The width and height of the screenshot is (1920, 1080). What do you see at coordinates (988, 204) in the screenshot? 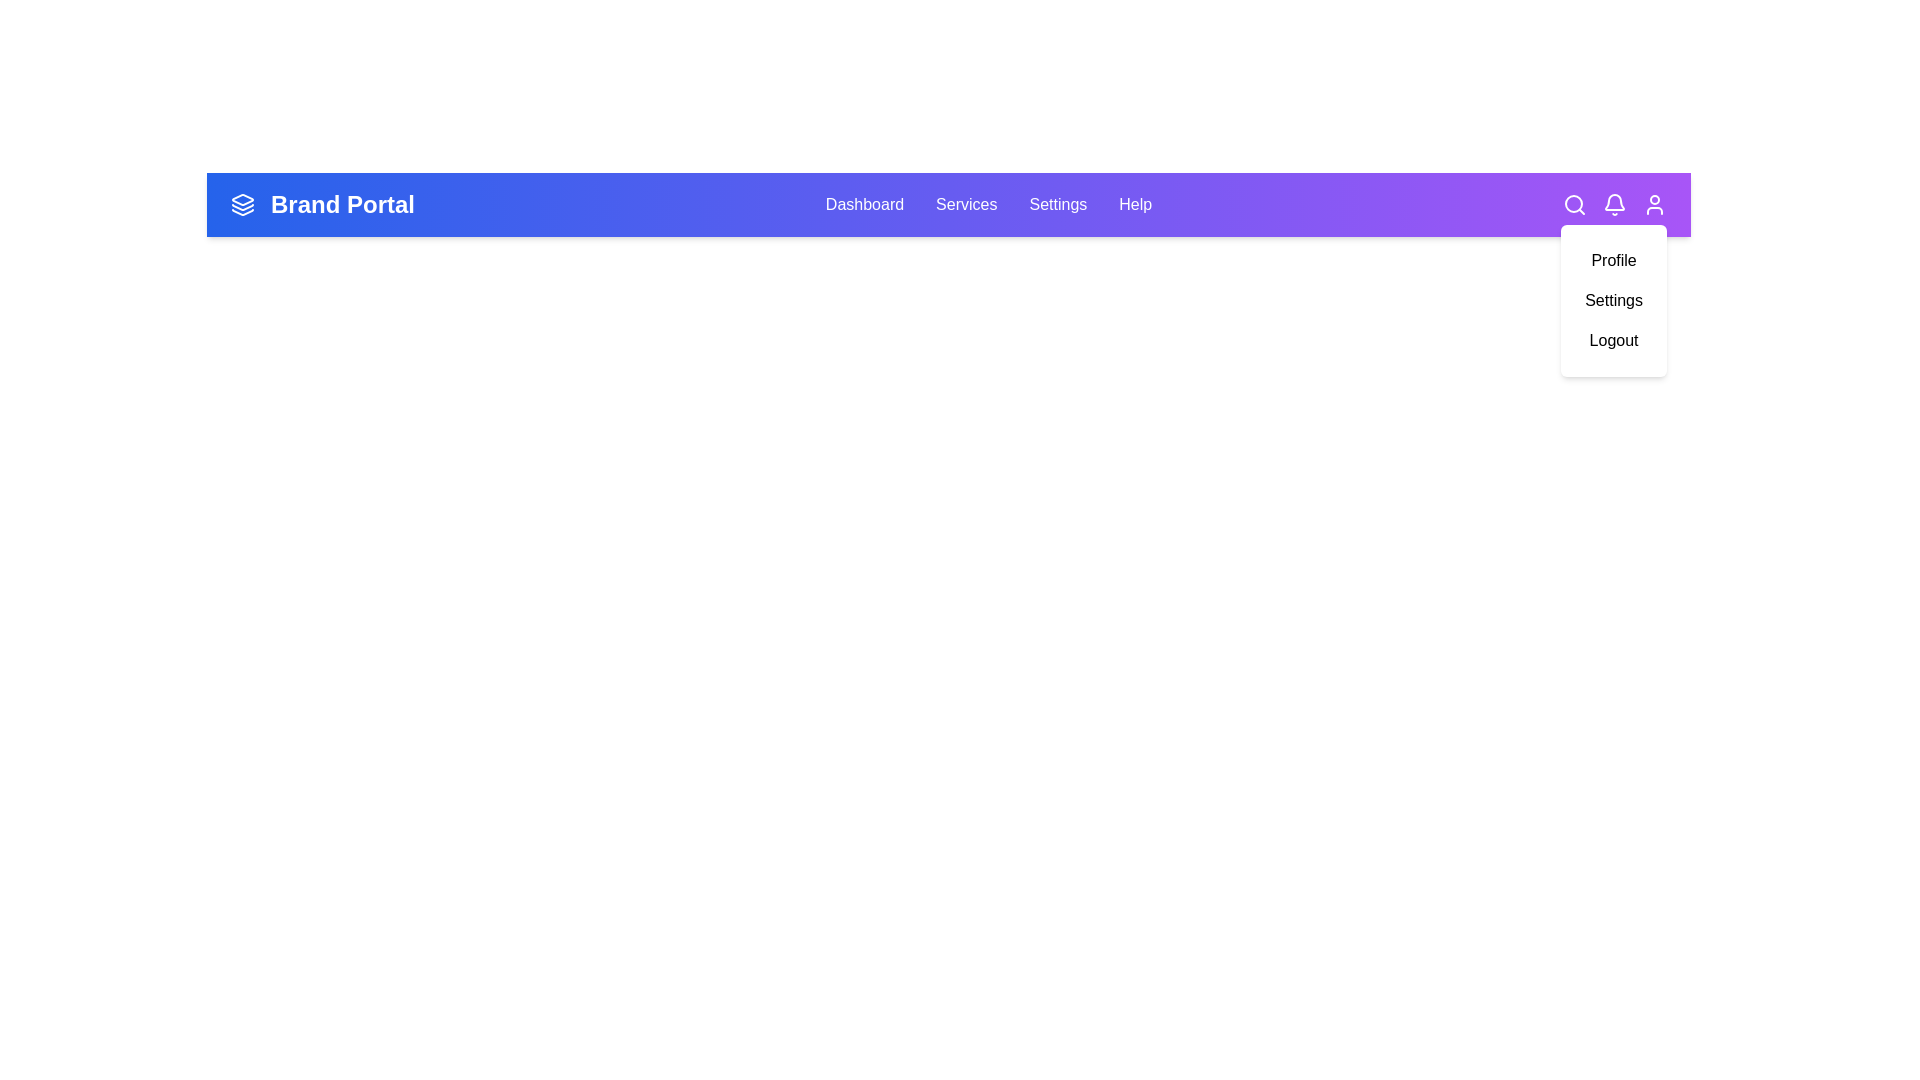
I see `the 'Services' link in the Navigation Menu` at bounding box center [988, 204].